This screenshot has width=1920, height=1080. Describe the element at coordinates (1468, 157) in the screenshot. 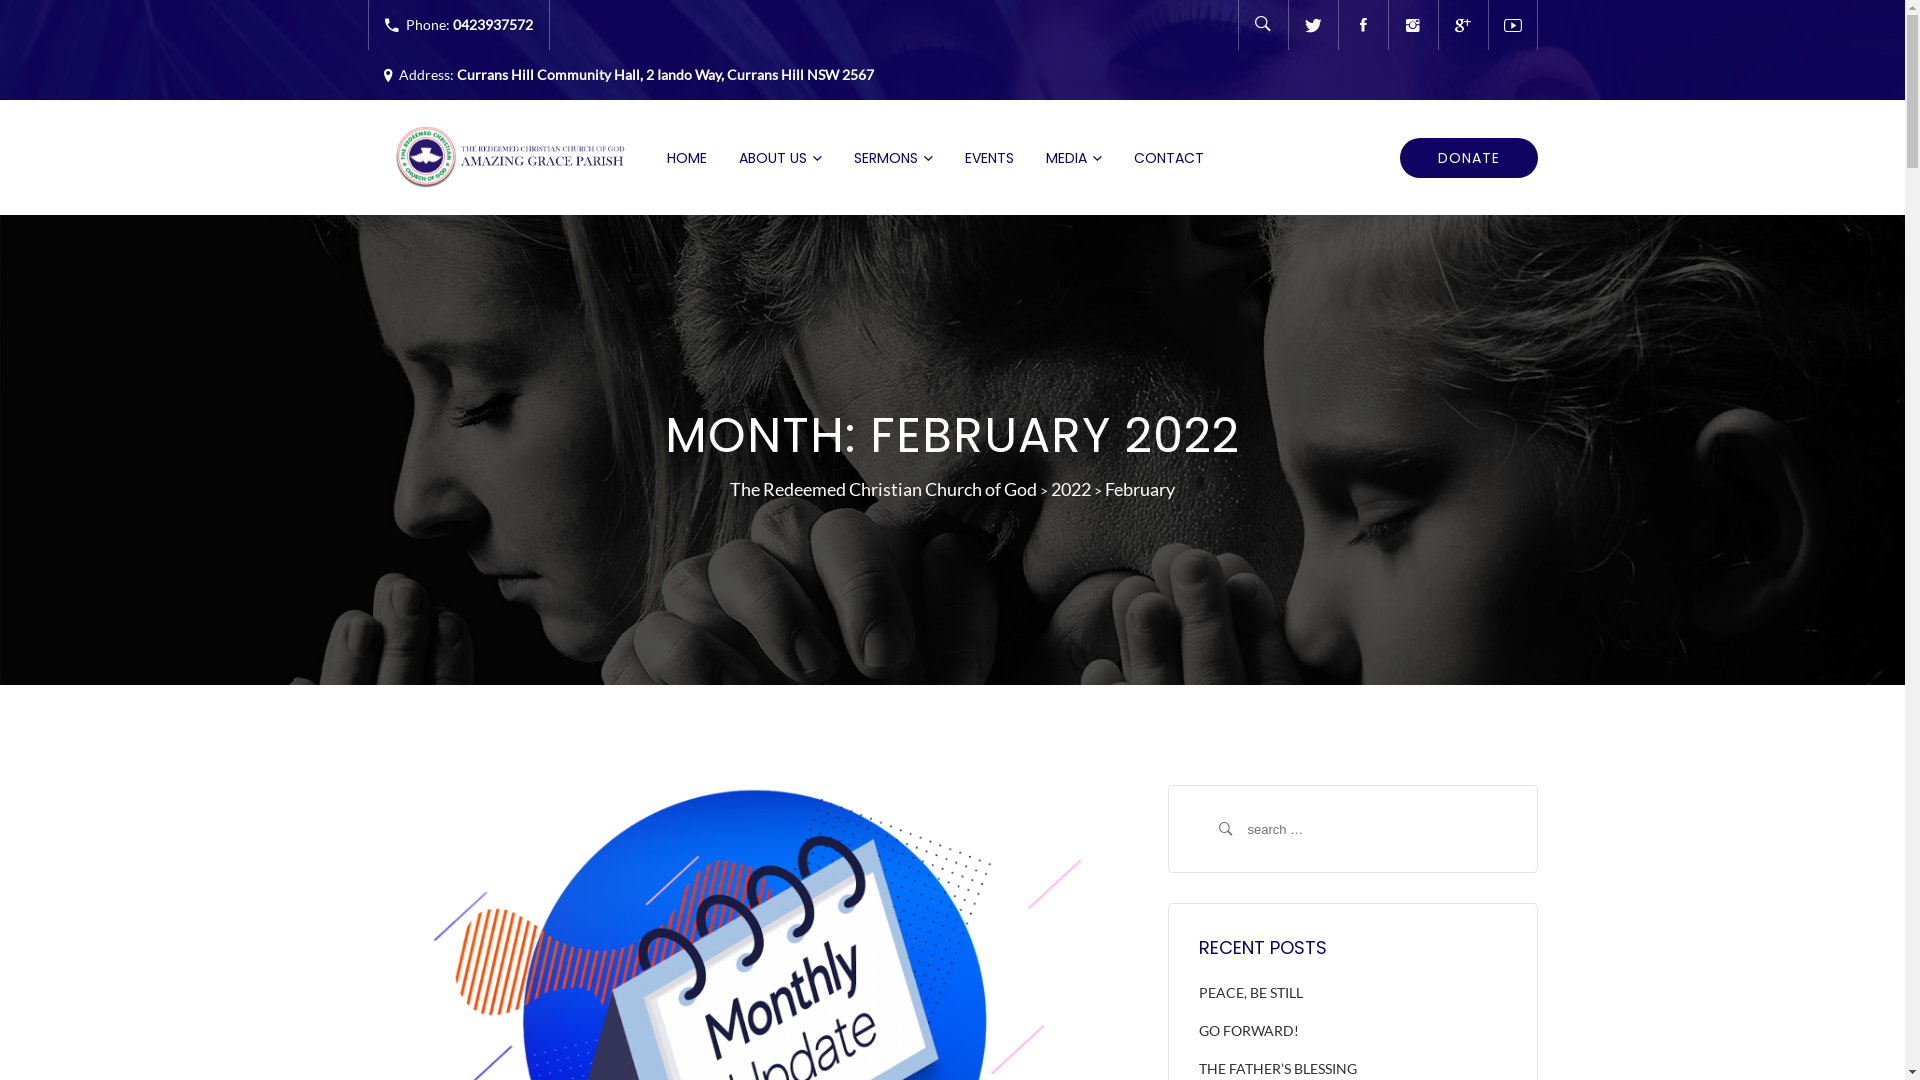

I see `'DONATE'` at that location.